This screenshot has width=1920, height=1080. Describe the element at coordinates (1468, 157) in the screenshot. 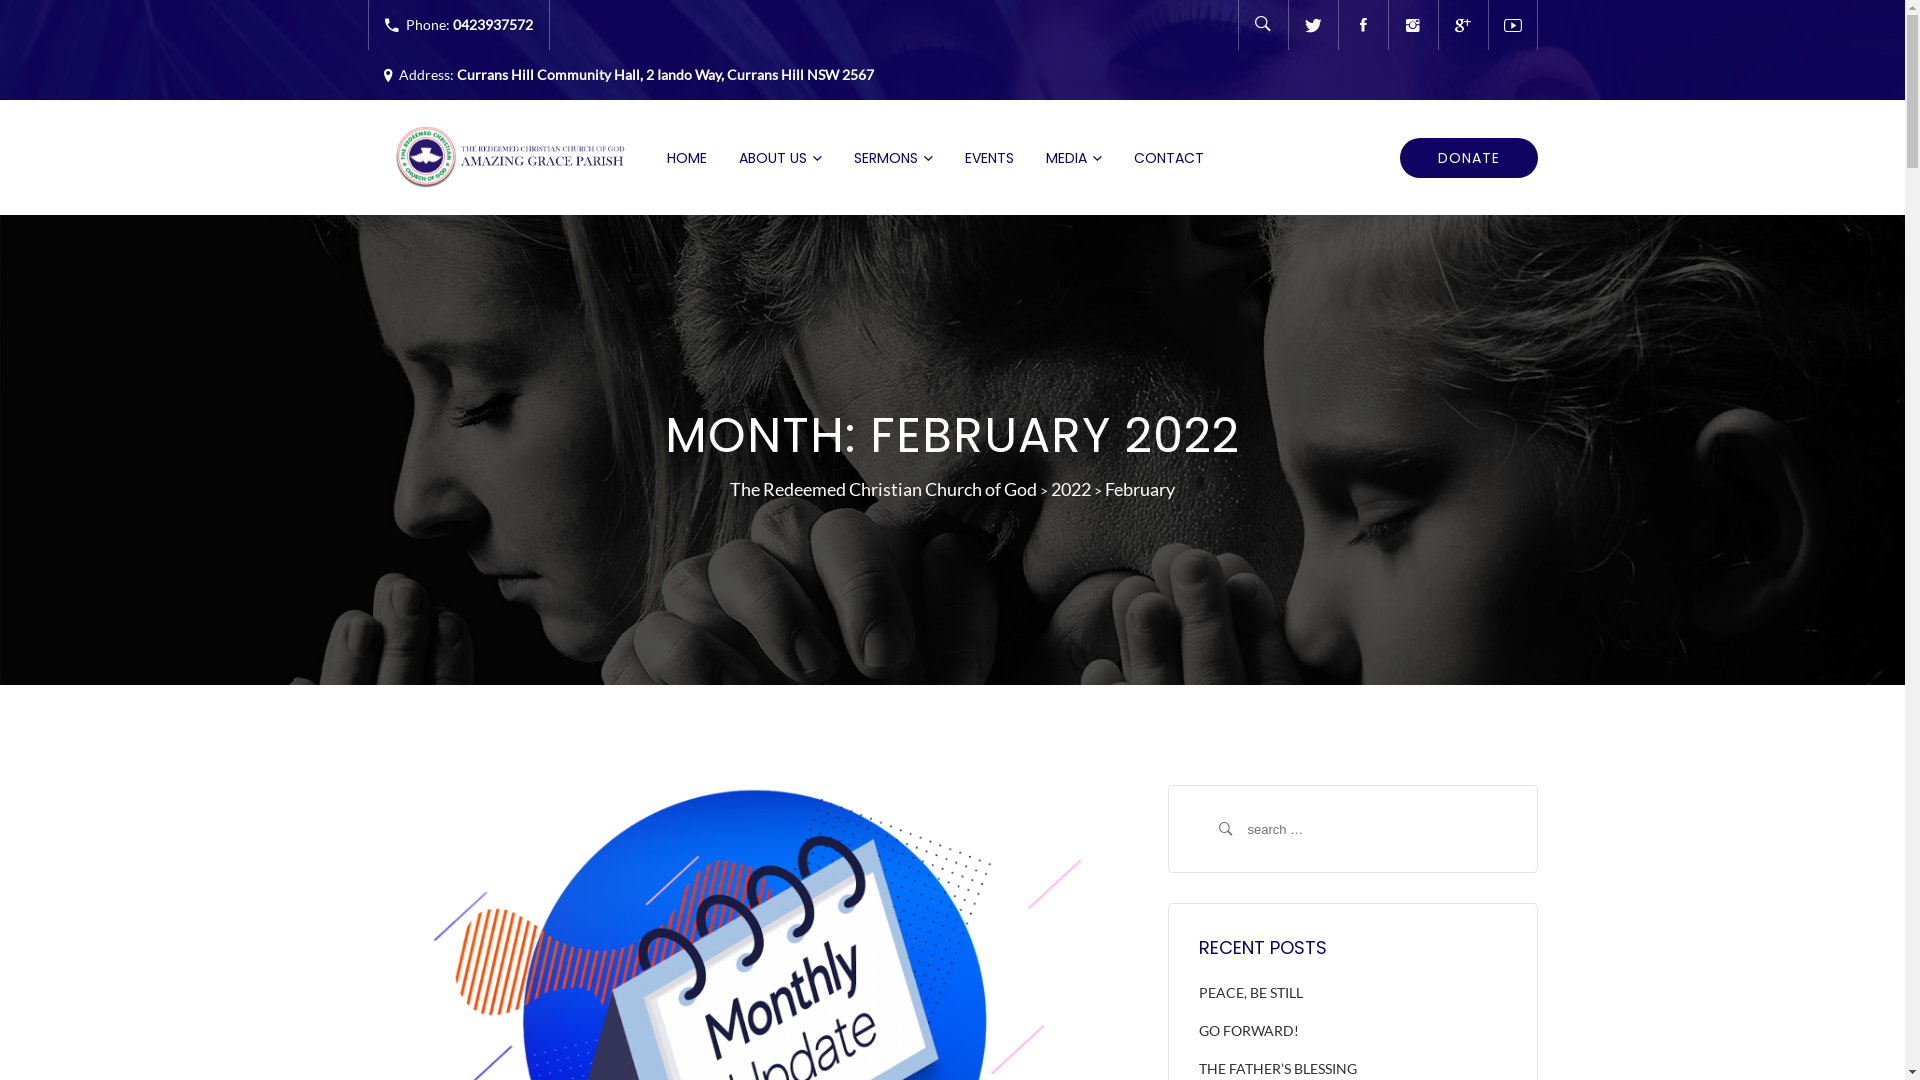

I see `'DONATE'` at that location.